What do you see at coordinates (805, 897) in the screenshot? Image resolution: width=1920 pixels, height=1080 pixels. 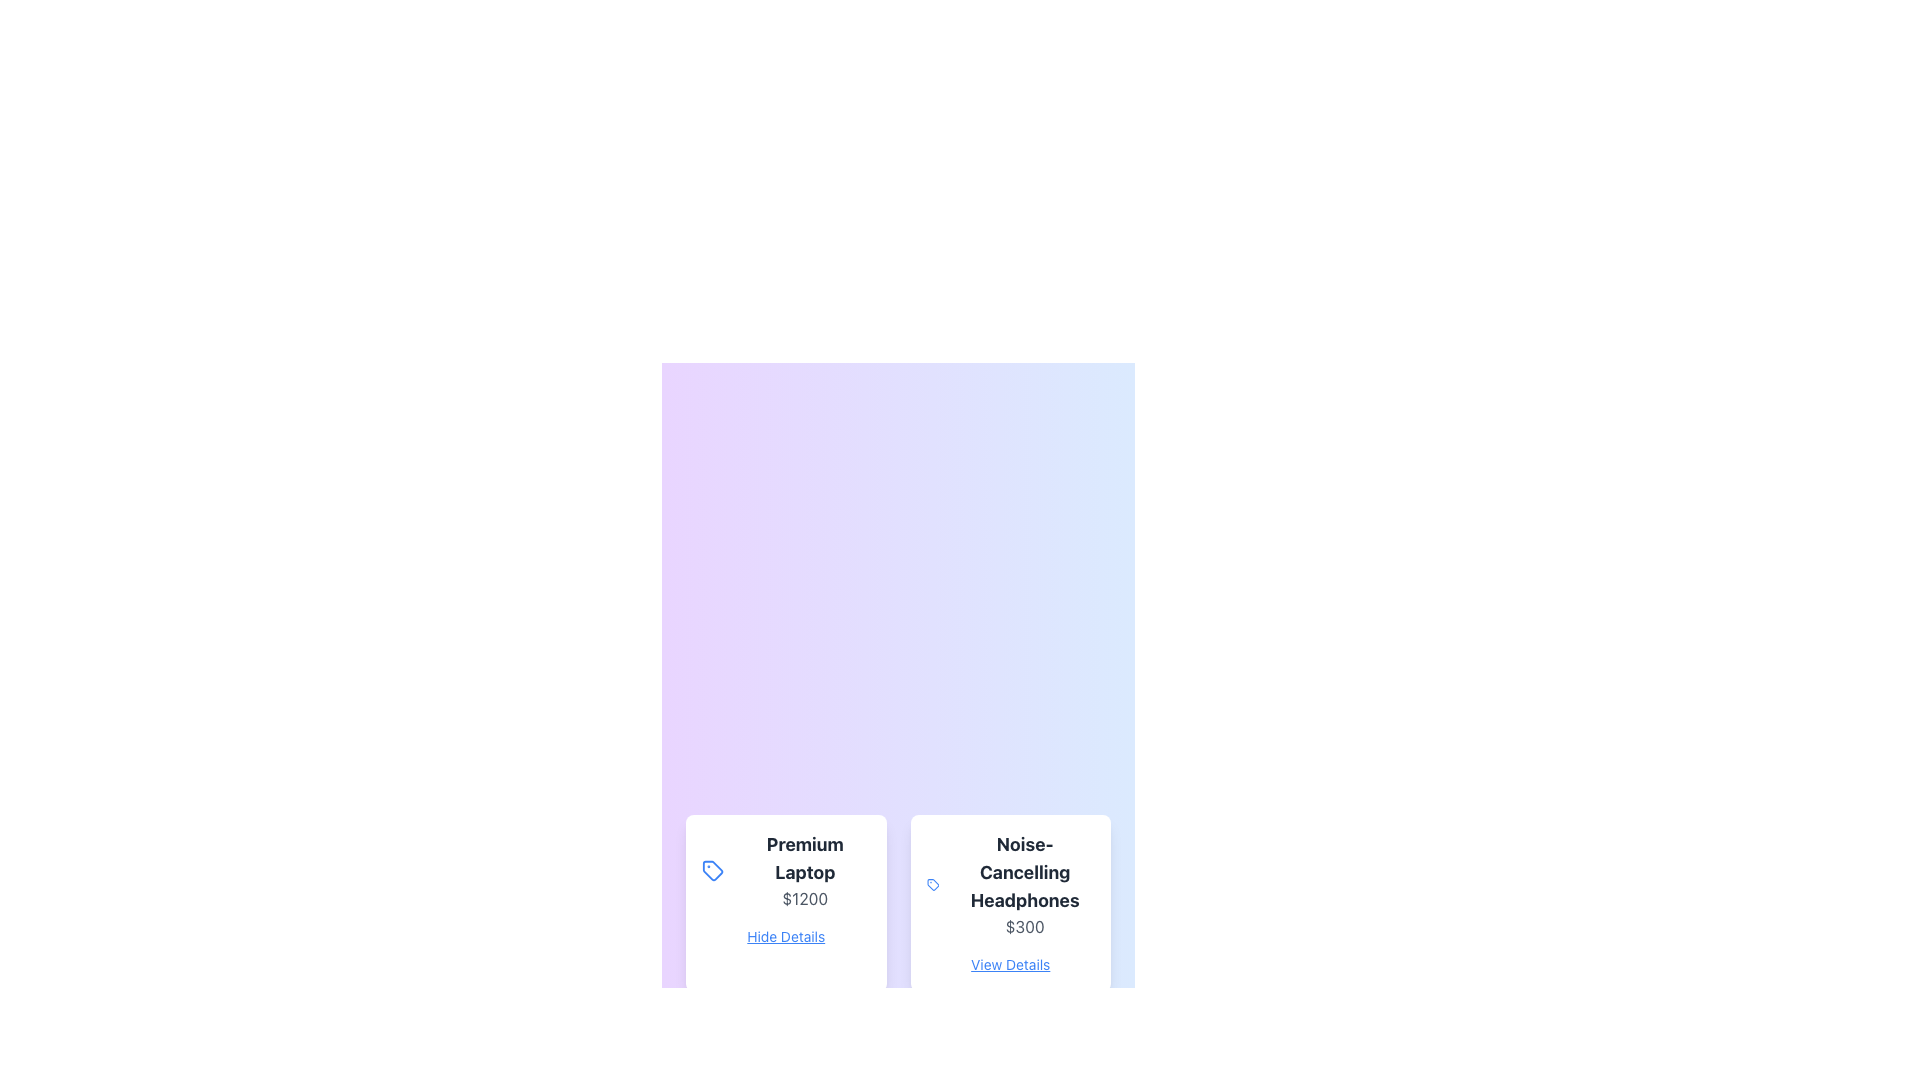 I see `the text element displaying the price '$1200' in gray color, which is located below the bold text 'Premium Laptop' within the product card` at bounding box center [805, 897].